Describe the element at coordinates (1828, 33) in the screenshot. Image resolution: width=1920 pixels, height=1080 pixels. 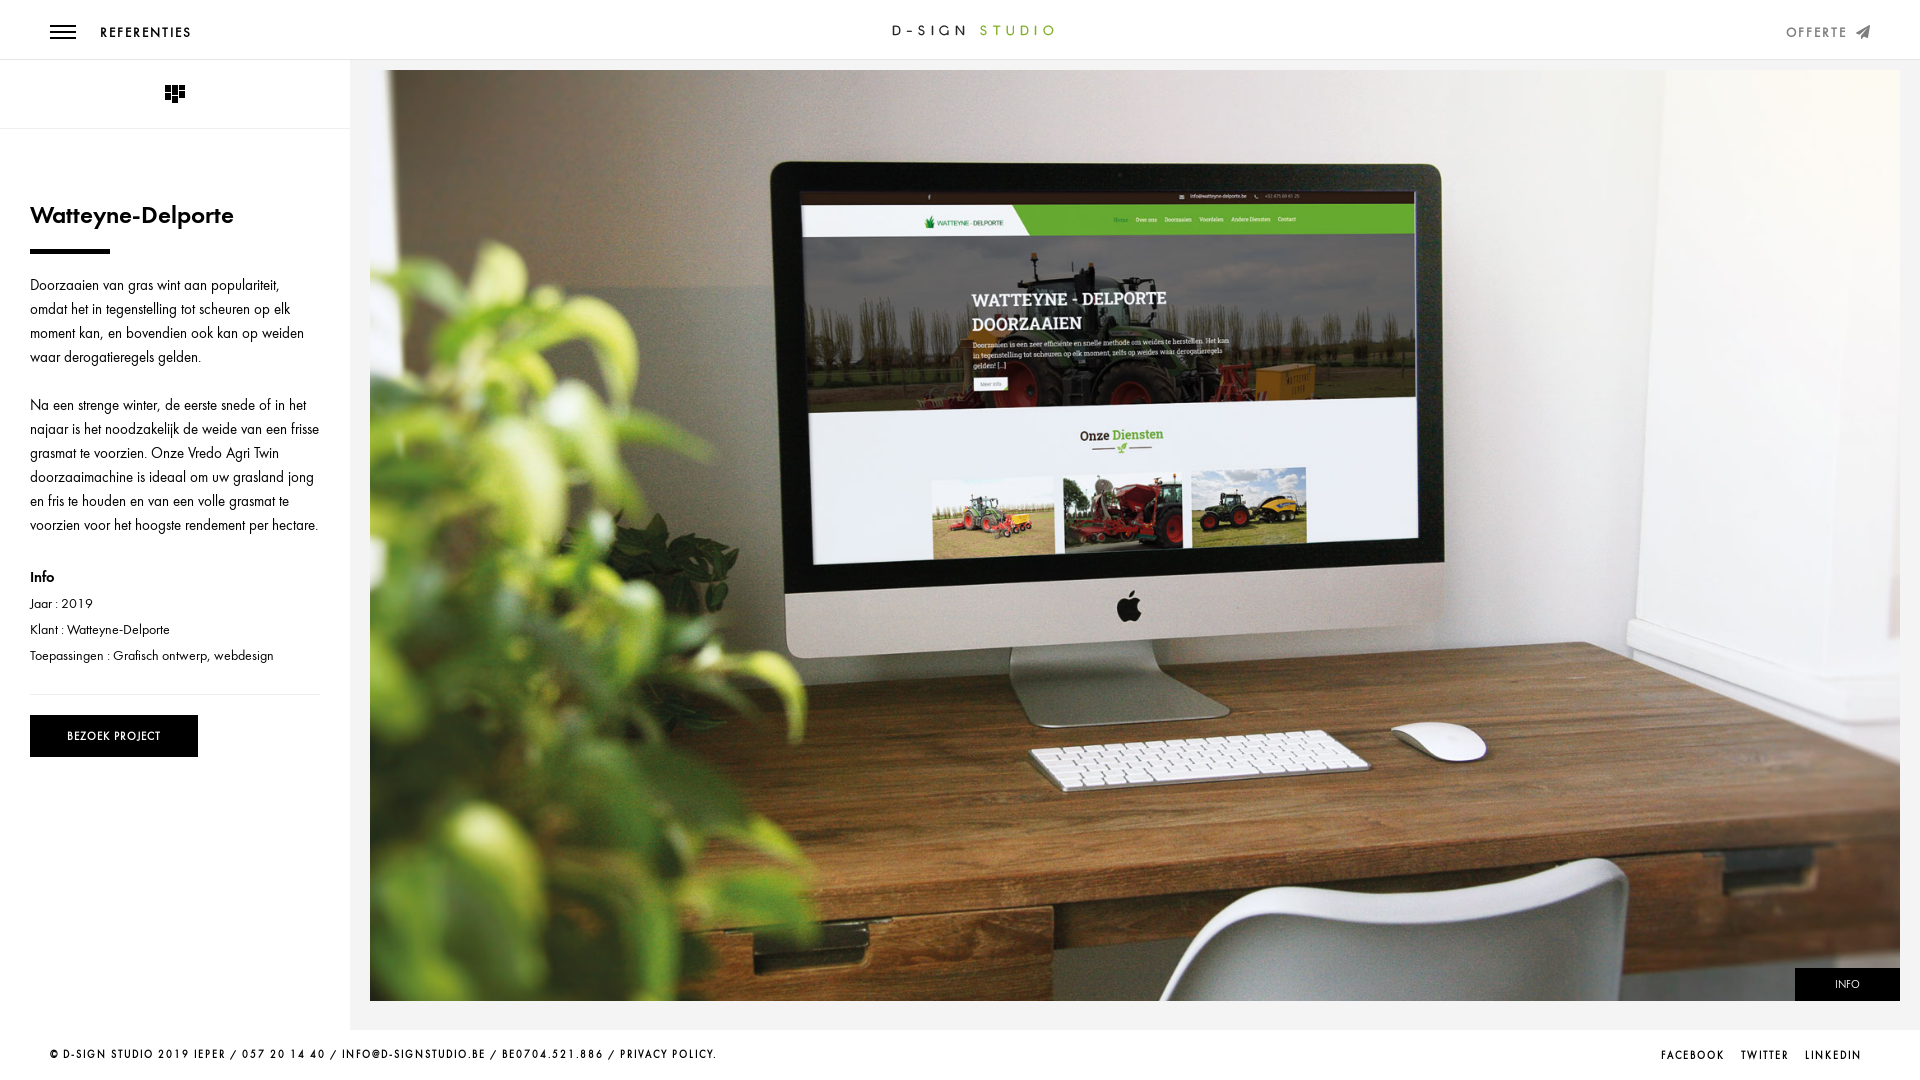
I see `'OFFERTE'` at that location.